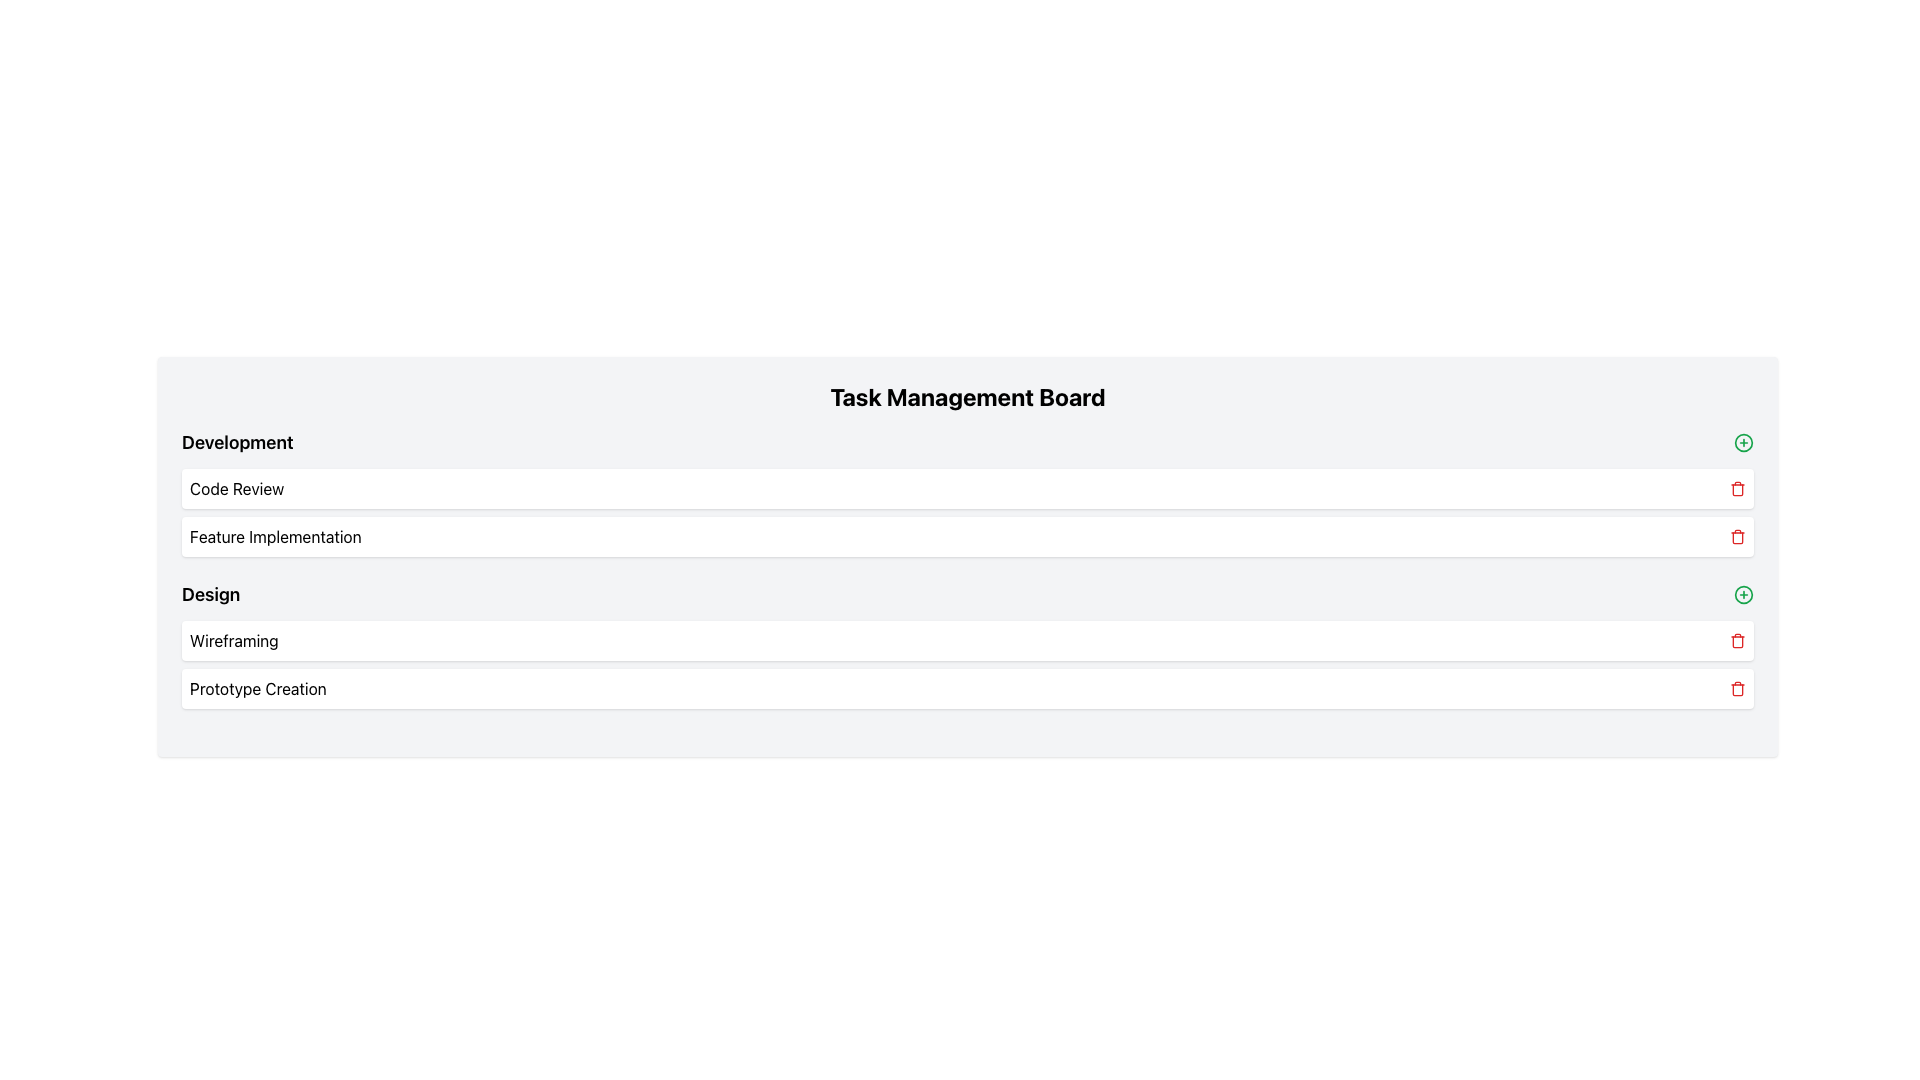 The image size is (1920, 1080). I want to click on the 'Wireframing' label, which is a black text label in a sans-serif font situated in the second row of the 'Design' group in a task management layout, so click(234, 640).